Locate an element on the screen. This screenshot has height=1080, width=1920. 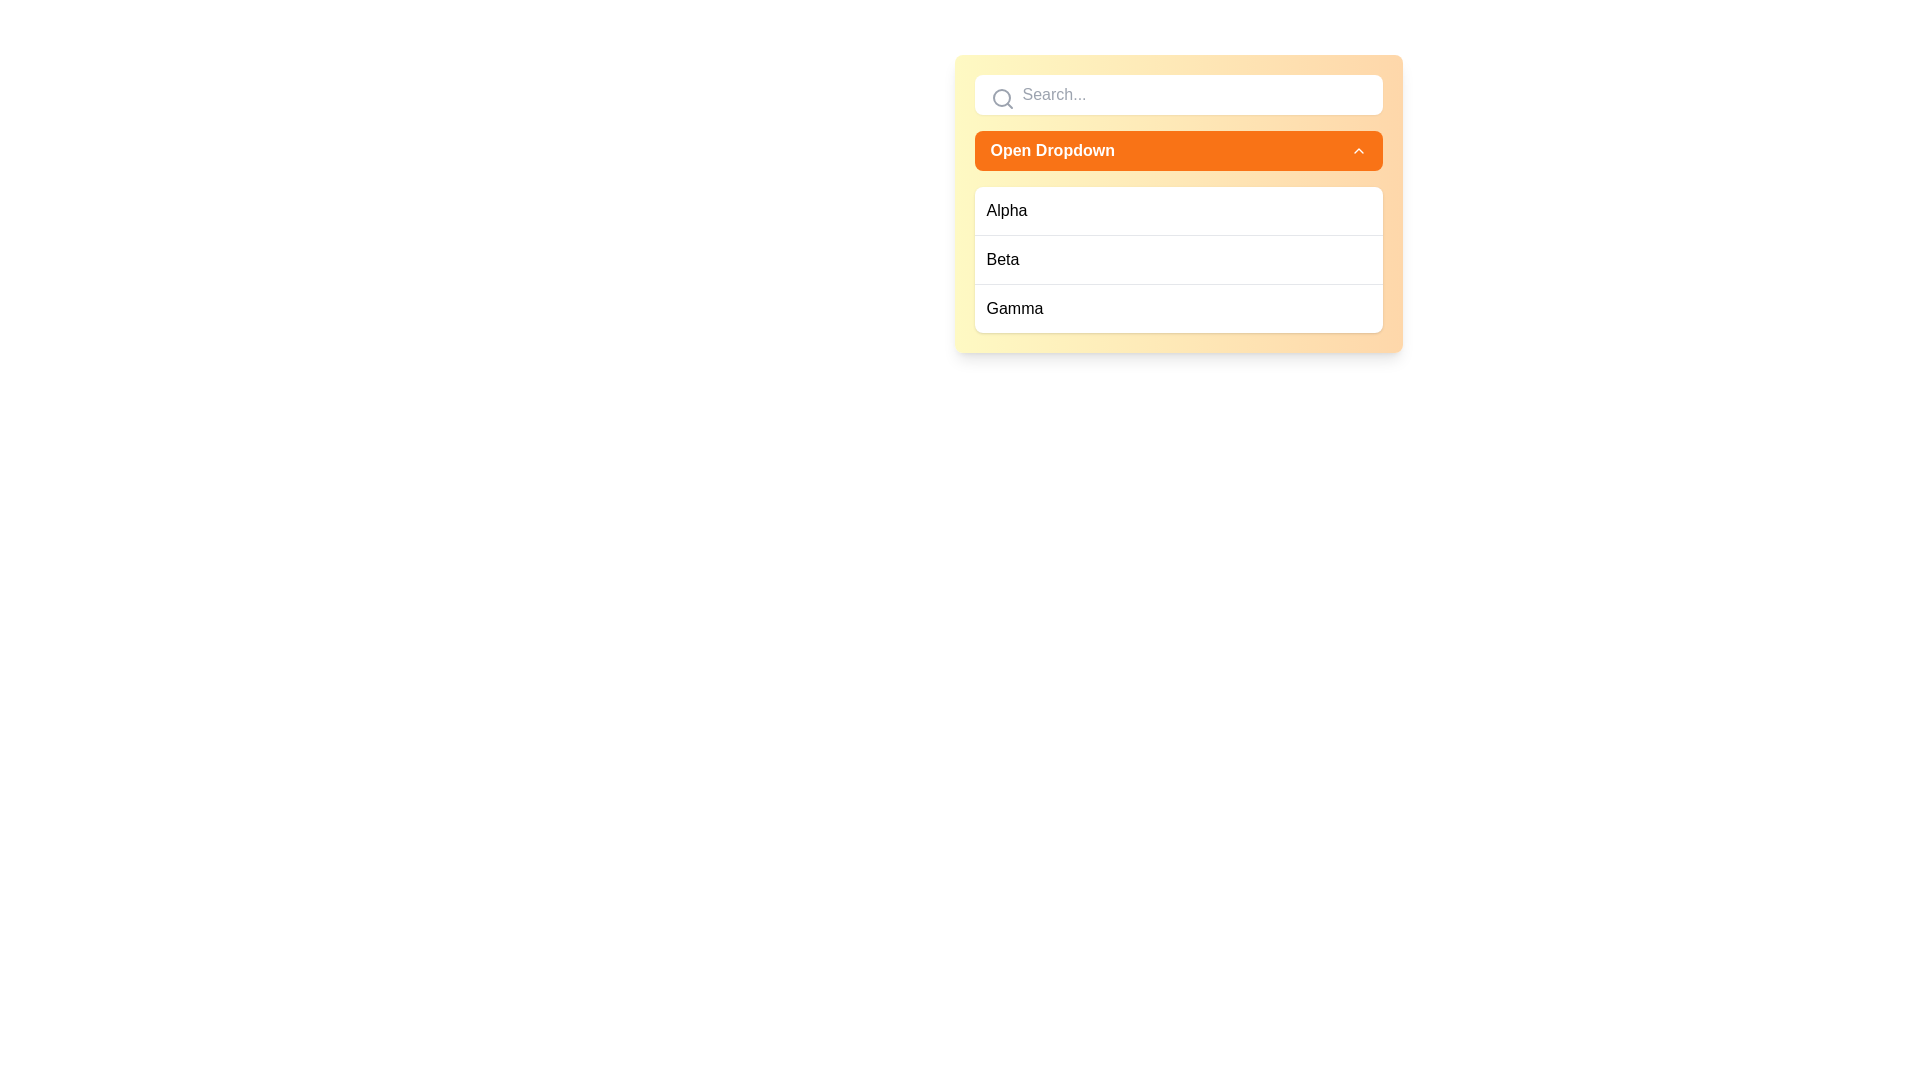
the list item option labeled 'Alpha' in the dropdown menu is located at coordinates (1007, 211).